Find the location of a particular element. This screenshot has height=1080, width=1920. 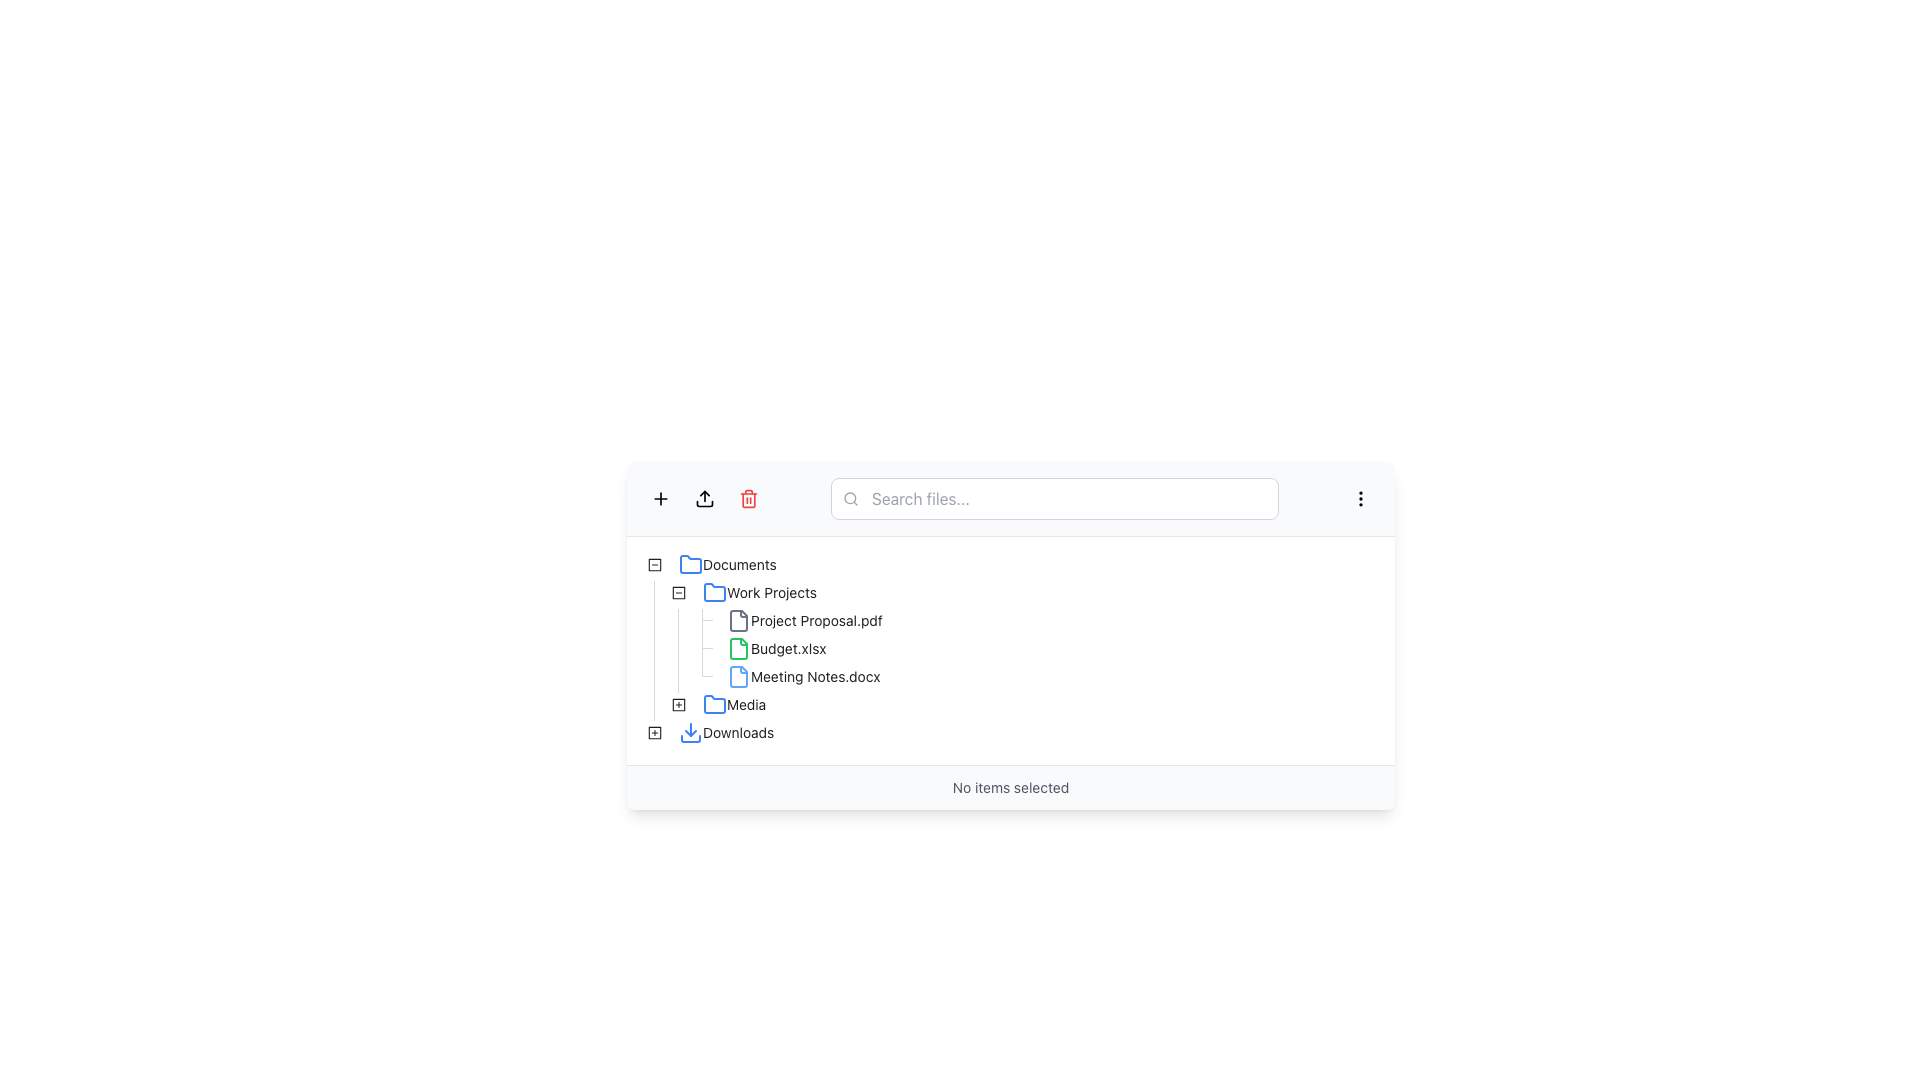

the folder icon representing 'Work Projects' is located at coordinates (715, 592).